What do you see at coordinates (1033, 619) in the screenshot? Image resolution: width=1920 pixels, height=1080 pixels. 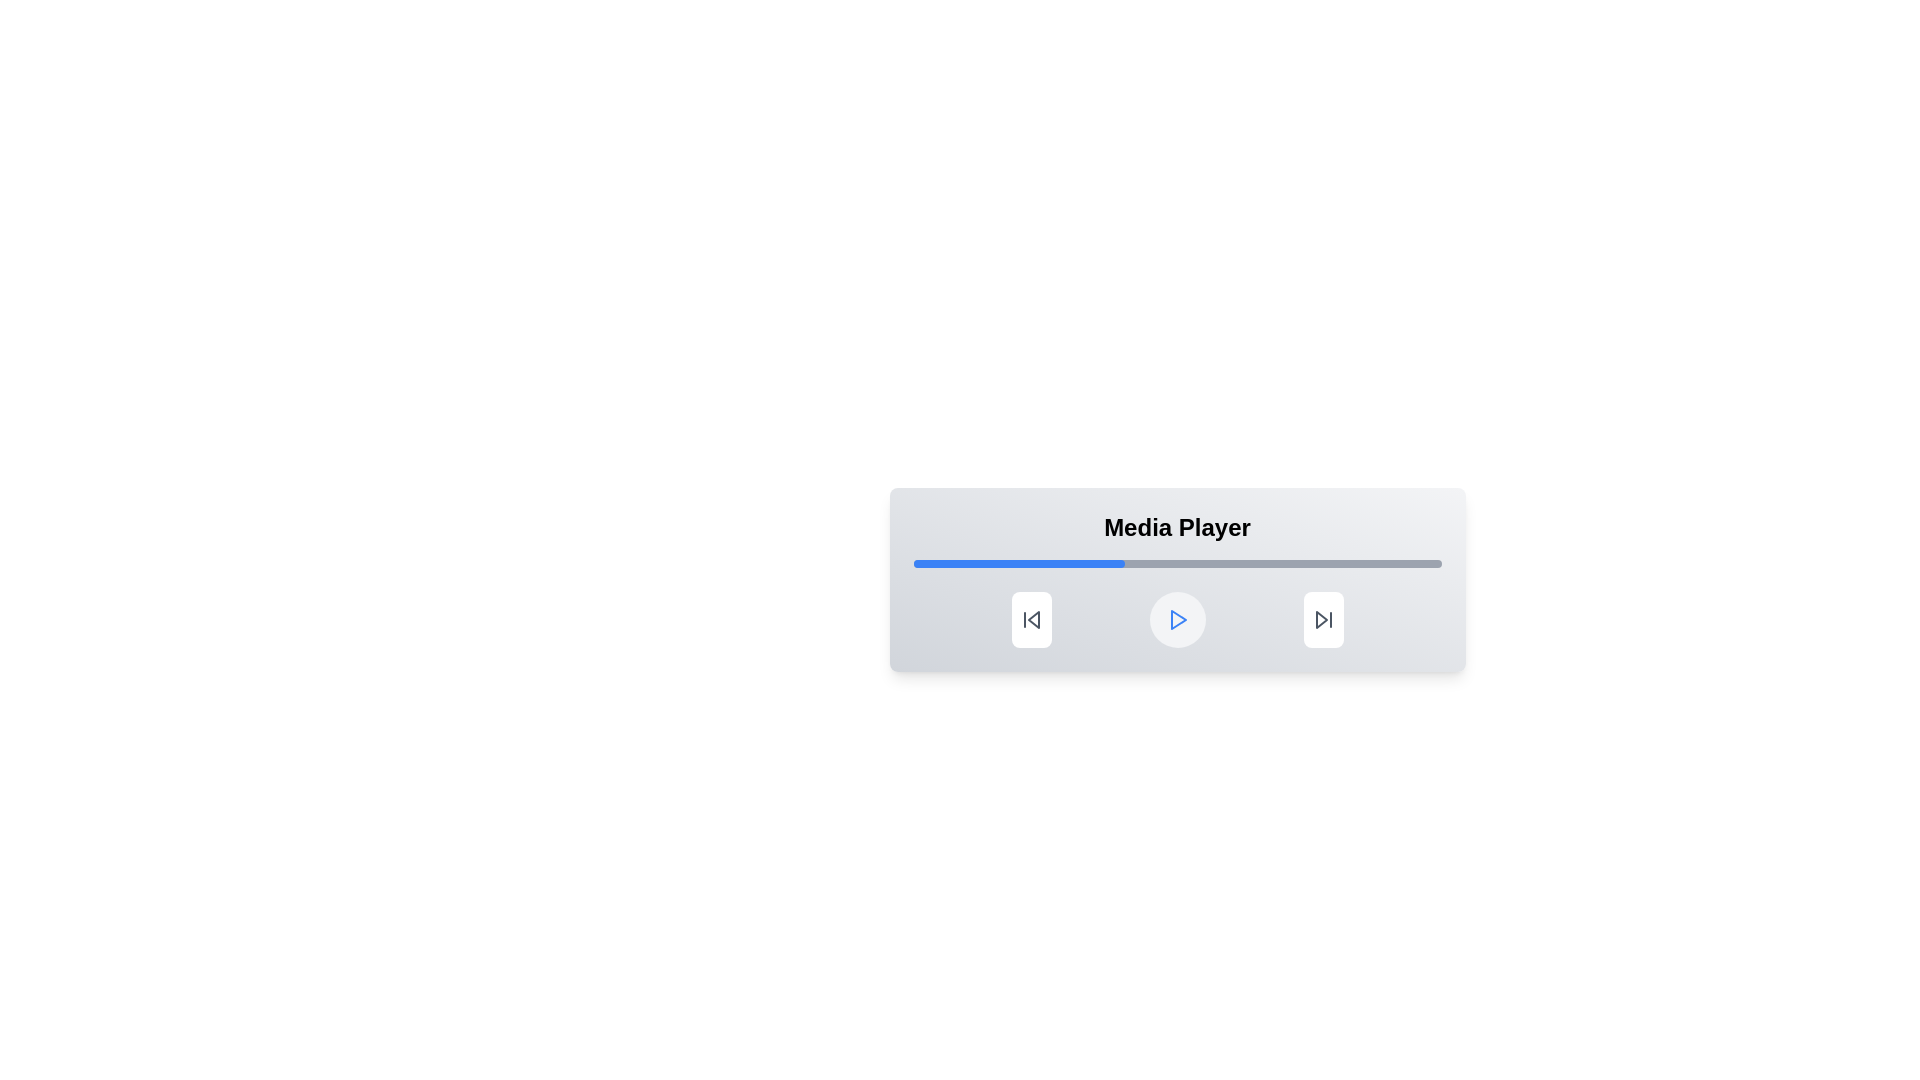 I see `the Previous Button located in the media player interface` at bounding box center [1033, 619].